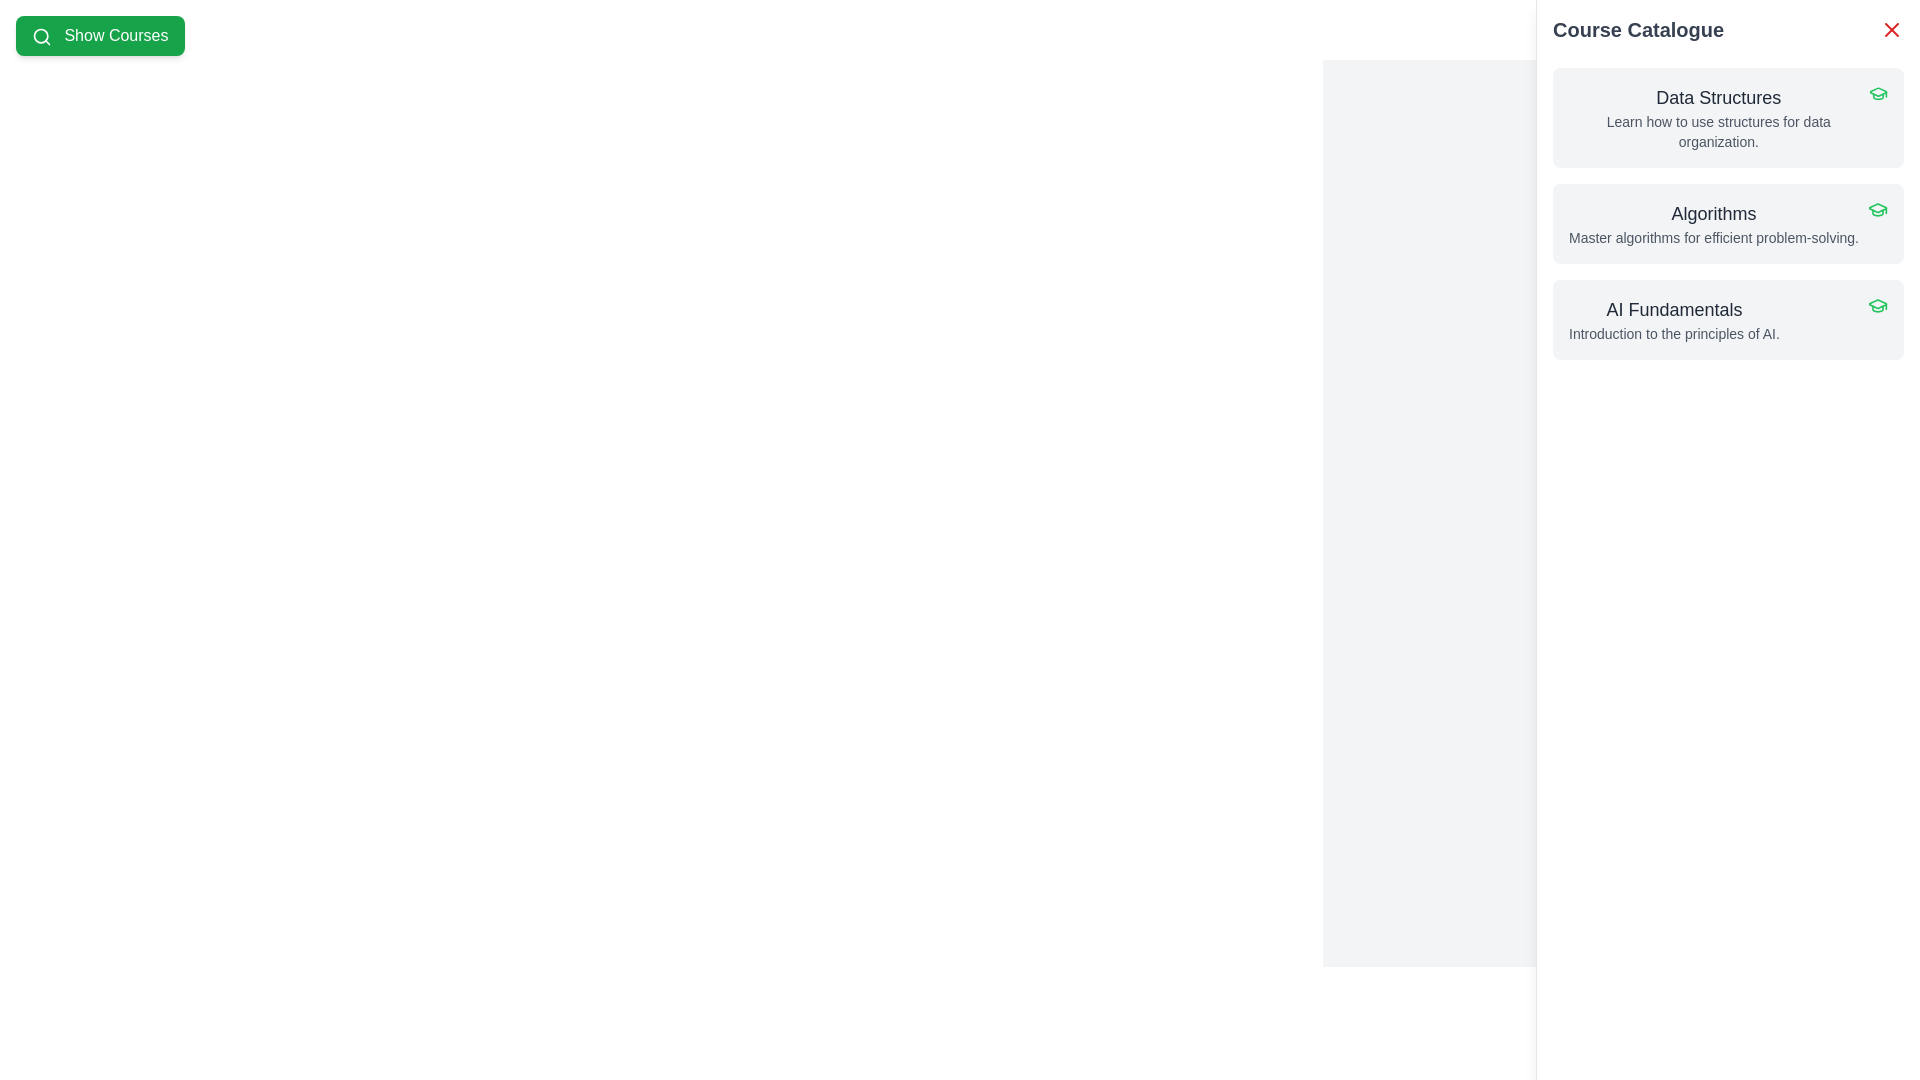  What do you see at coordinates (1727, 319) in the screenshot?
I see `the selectable item in the Course Catalogue list that has a light gray background, rounded corners, and contains the text 'AI Fundamentals' with a green graduation cap icon on the right` at bounding box center [1727, 319].